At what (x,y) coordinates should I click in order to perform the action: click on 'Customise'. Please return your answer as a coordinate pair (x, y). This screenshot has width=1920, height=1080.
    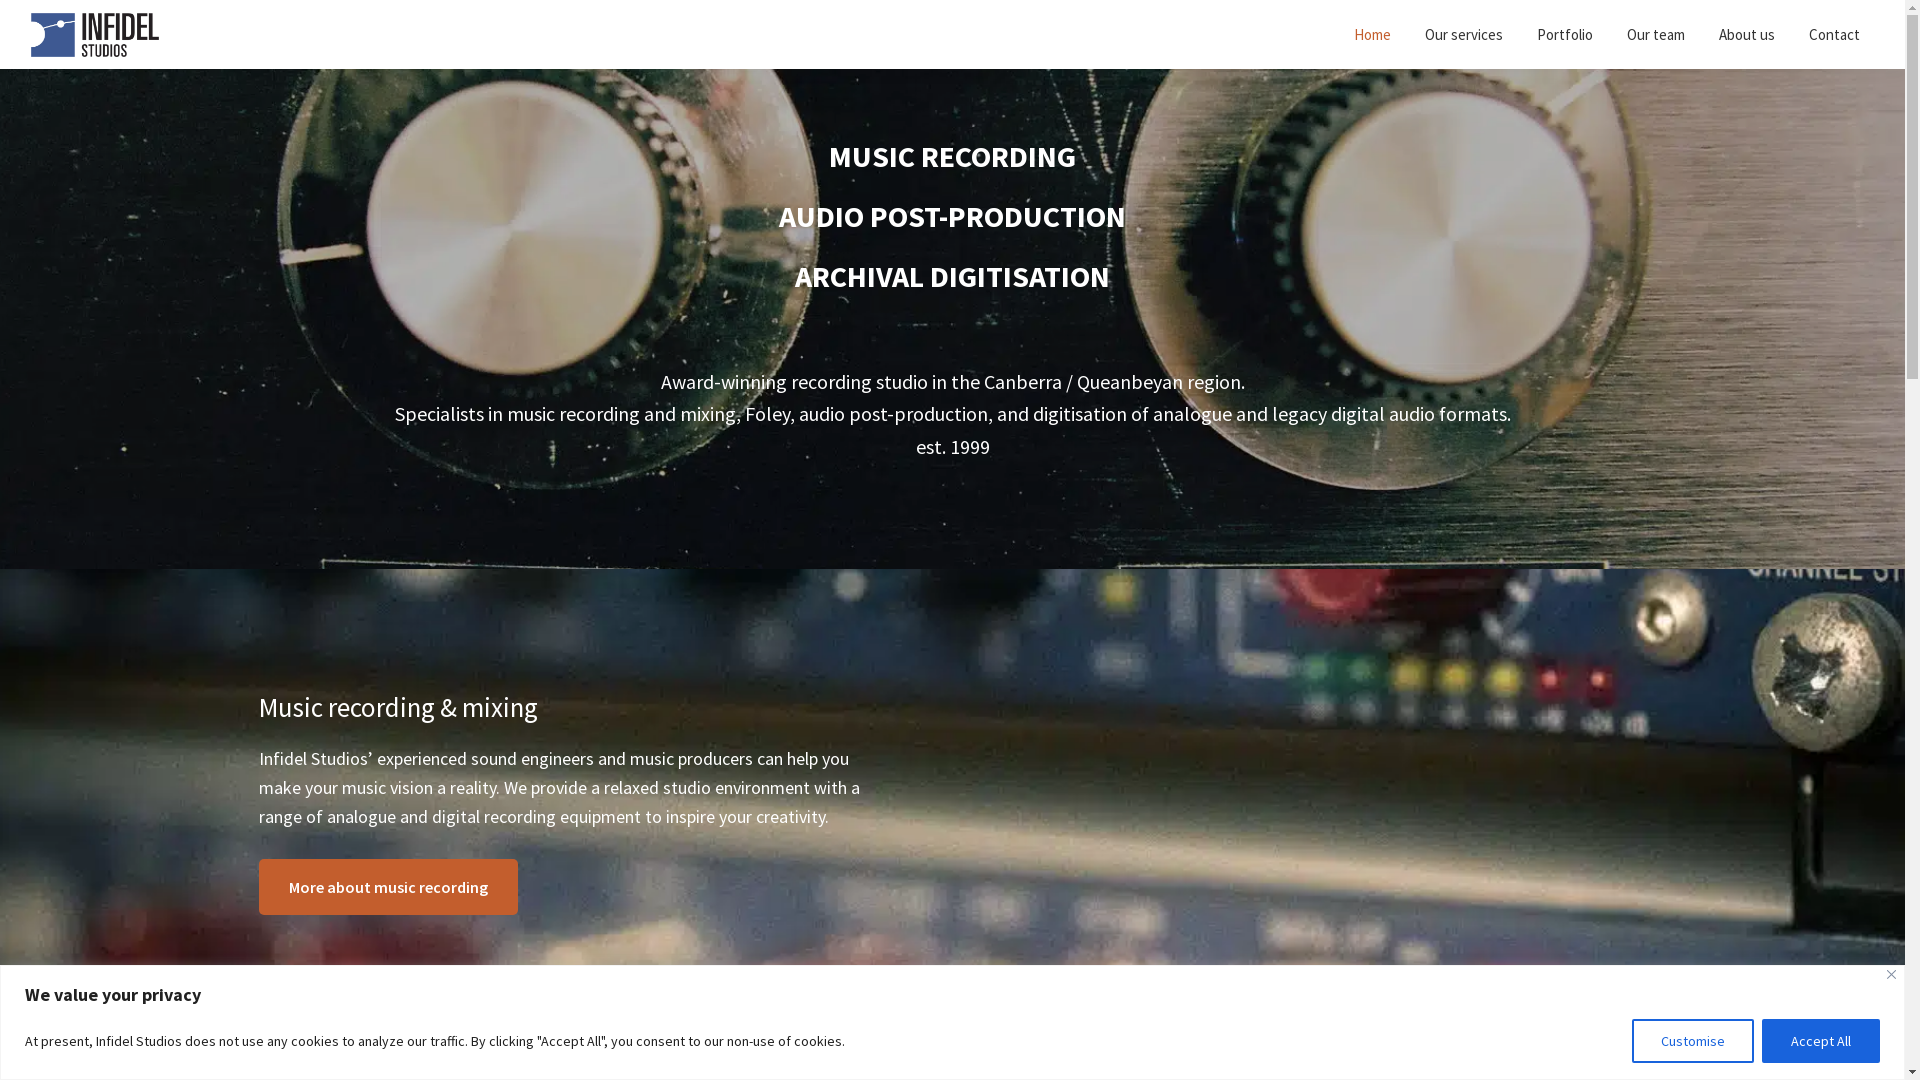
    Looking at the image, I should click on (1692, 1039).